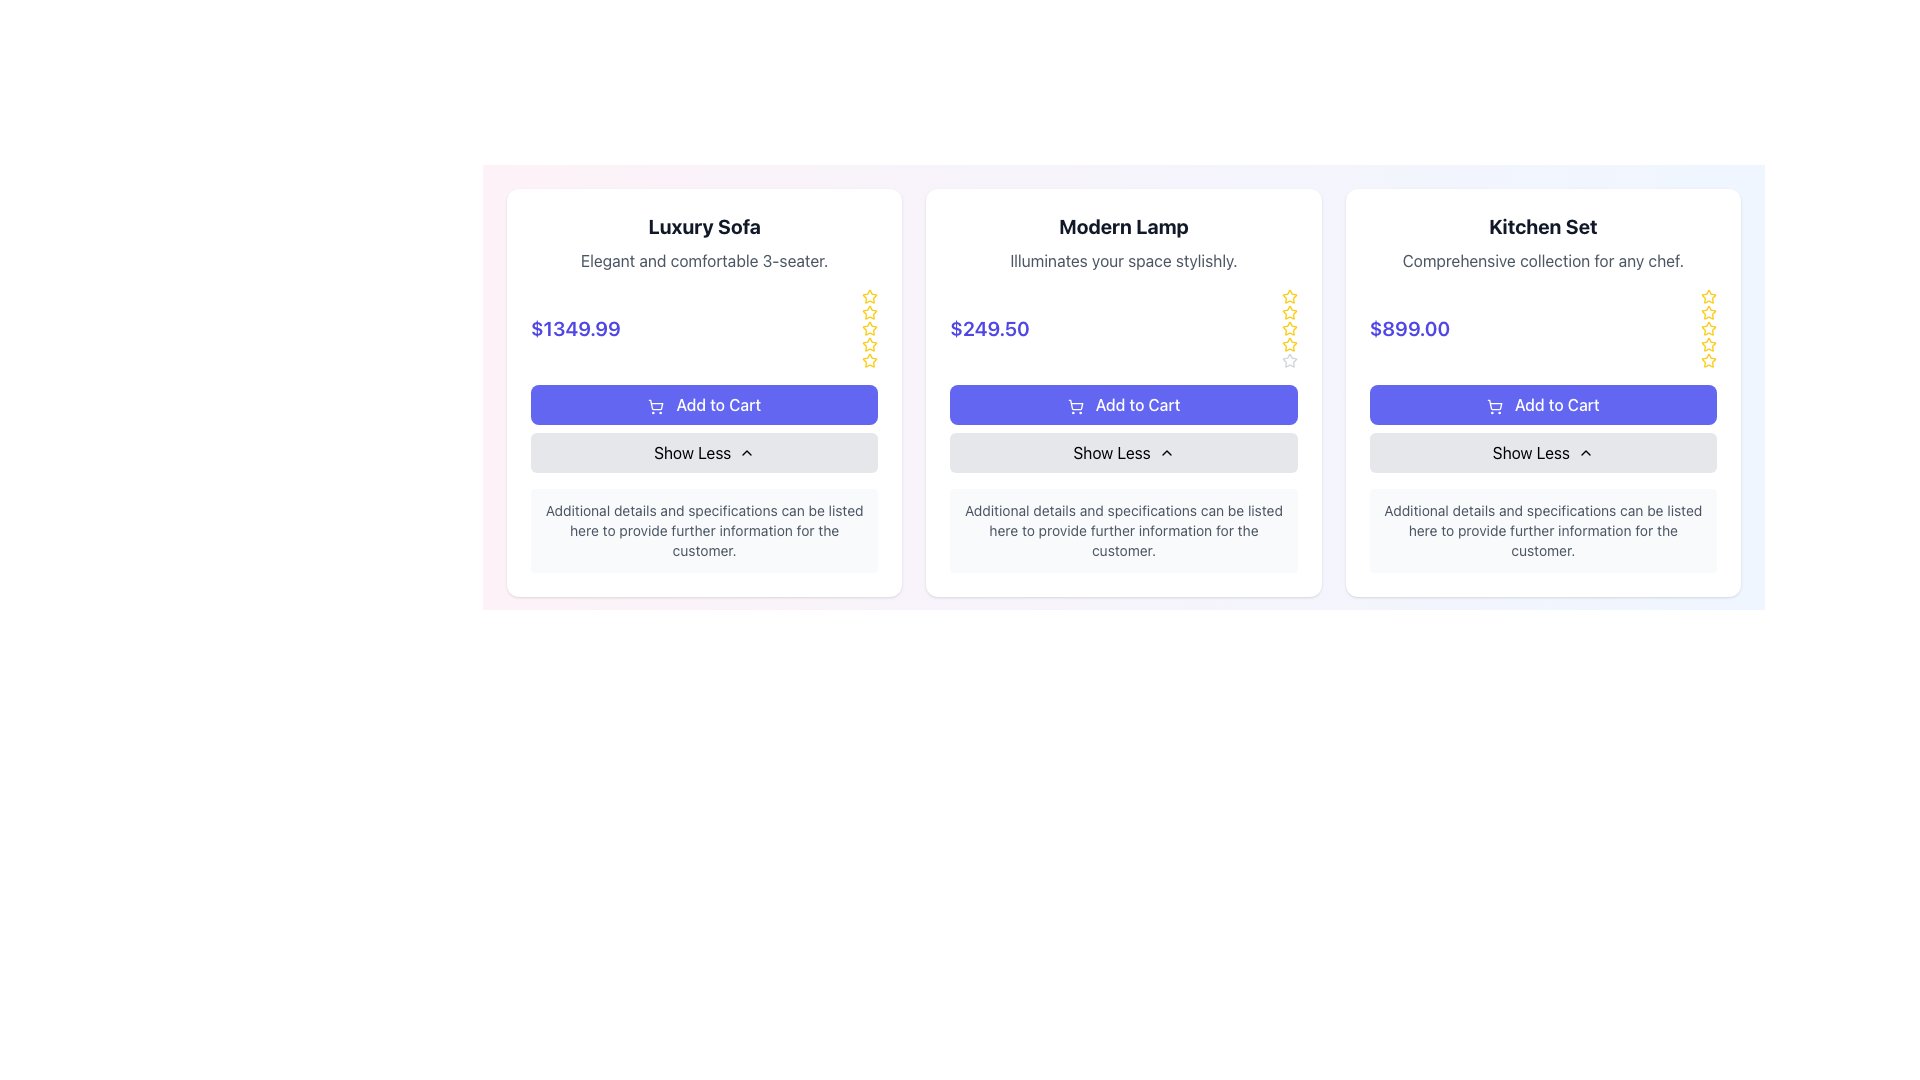  What do you see at coordinates (1289, 360) in the screenshot?
I see `the fourth star icon in the vertical stack of five stars representing the rating system for the 'Modern Lamp' card` at bounding box center [1289, 360].